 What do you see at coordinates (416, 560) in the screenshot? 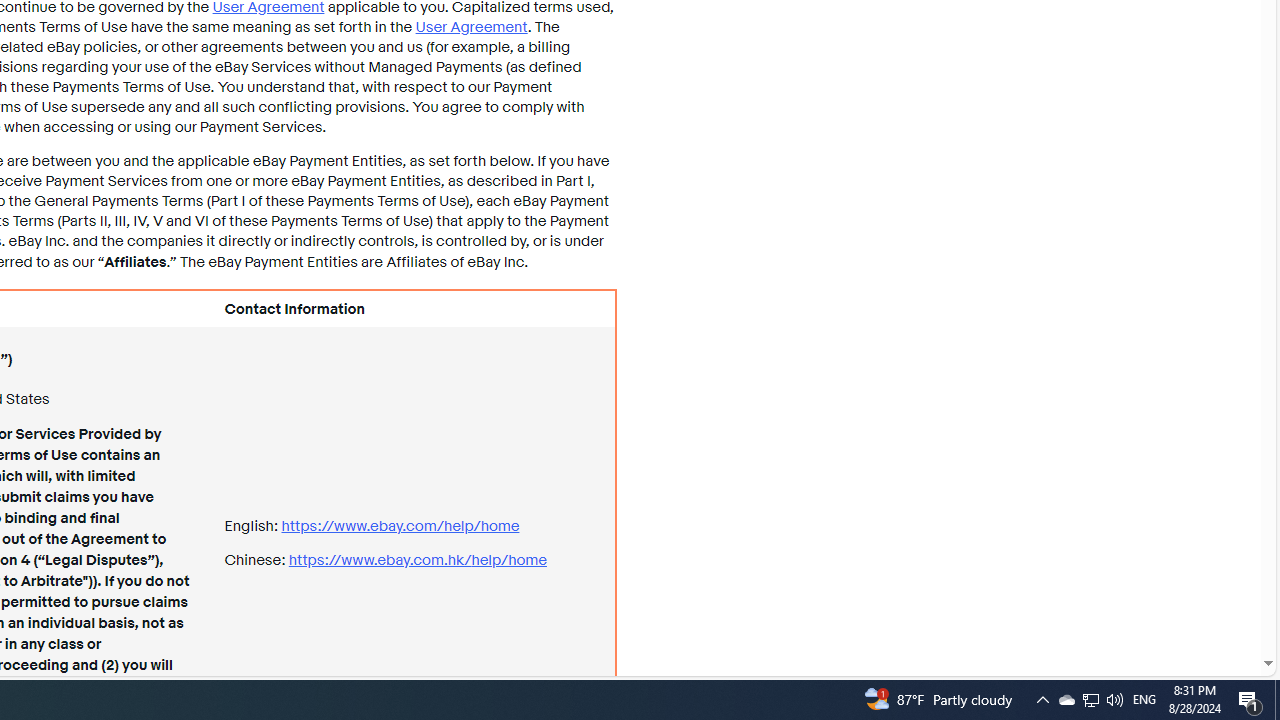
I see `'https://www.ebay.com.hk/ help/home'` at bounding box center [416, 560].